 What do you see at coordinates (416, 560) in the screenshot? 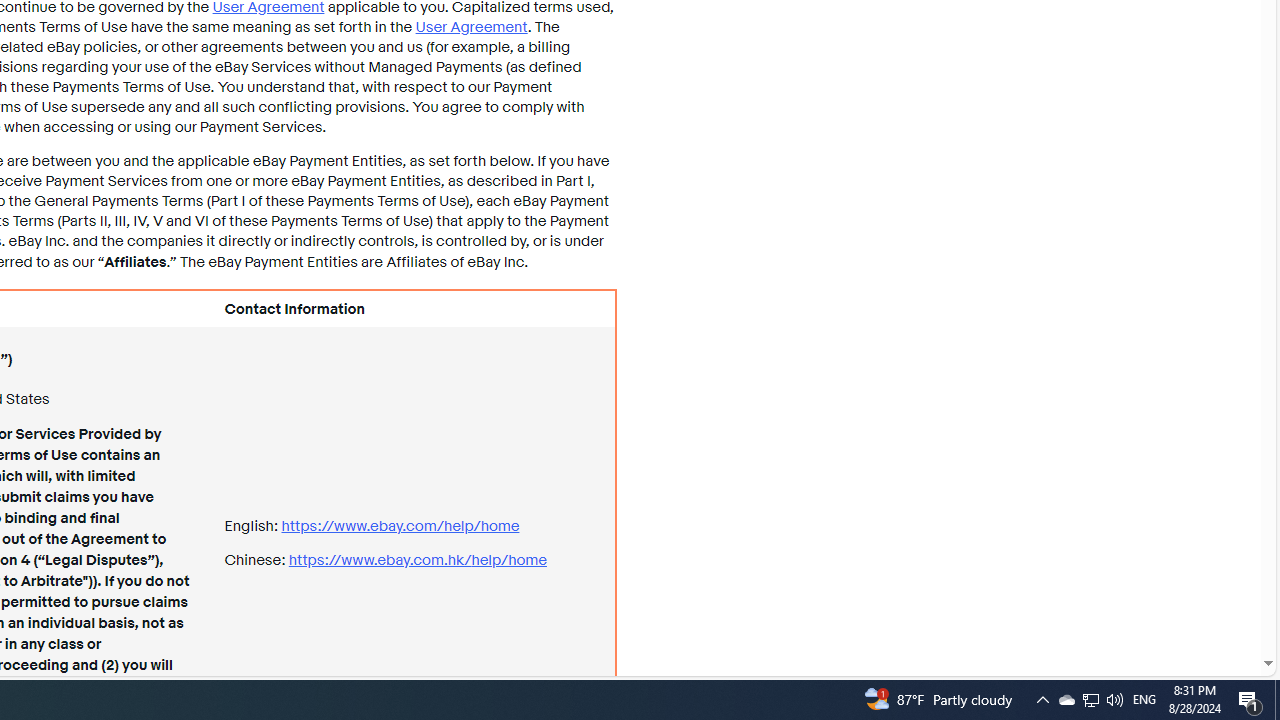
I see `'https://www.ebay.com.hk/ help/home'` at bounding box center [416, 560].